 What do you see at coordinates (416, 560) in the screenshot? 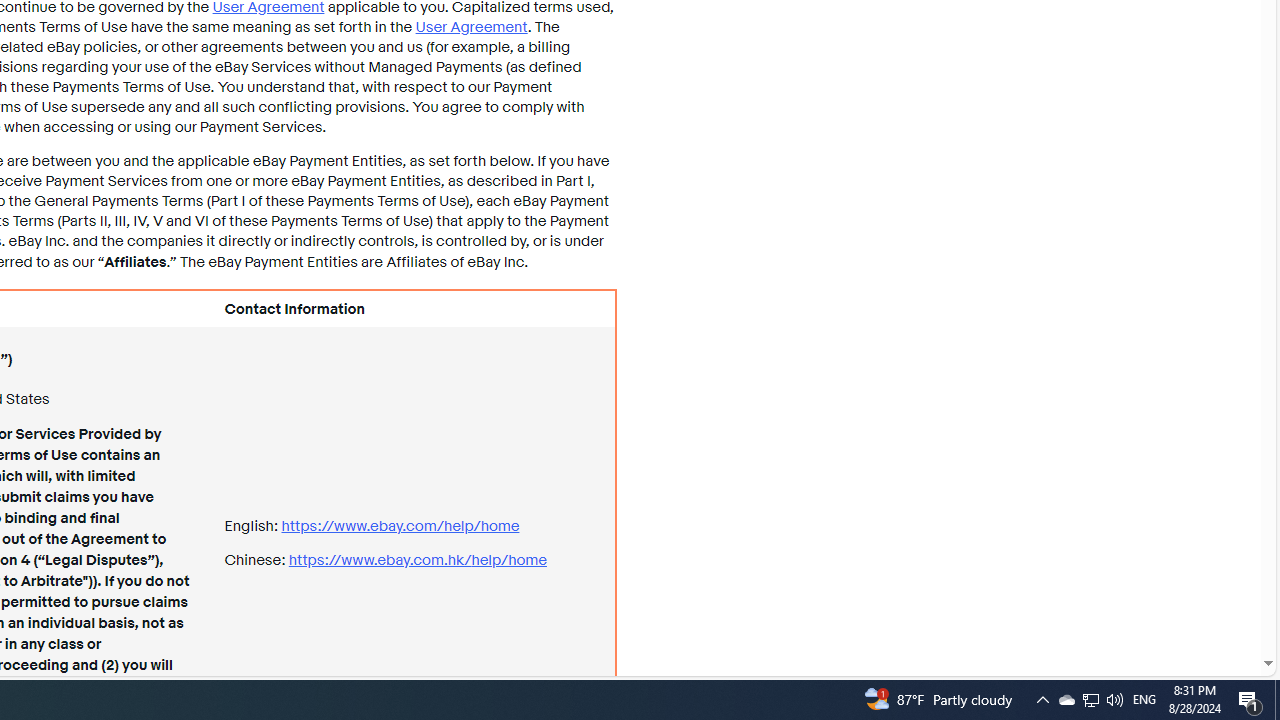
I see `'https://www.ebay.com.hk/ help/home'` at bounding box center [416, 560].